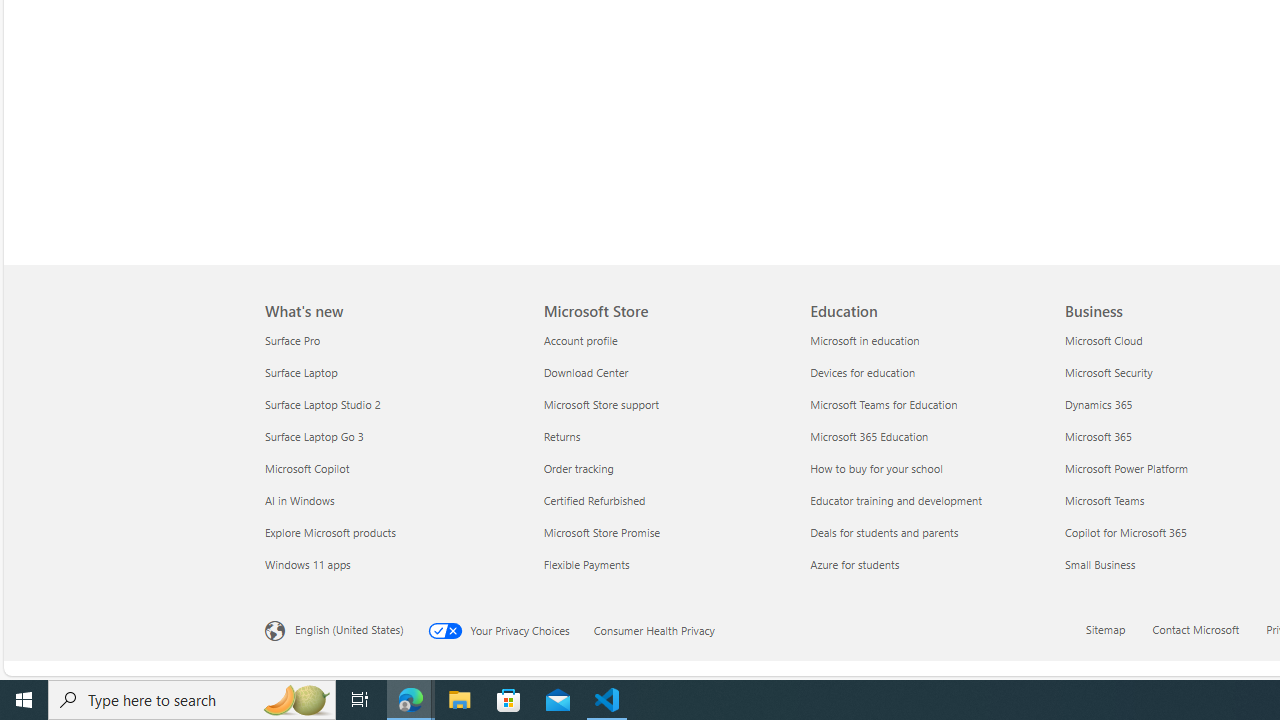 This screenshot has width=1280, height=720. Describe the element at coordinates (1107, 372) in the screenshot. I see `'Microsoft Security Business'` at that location.